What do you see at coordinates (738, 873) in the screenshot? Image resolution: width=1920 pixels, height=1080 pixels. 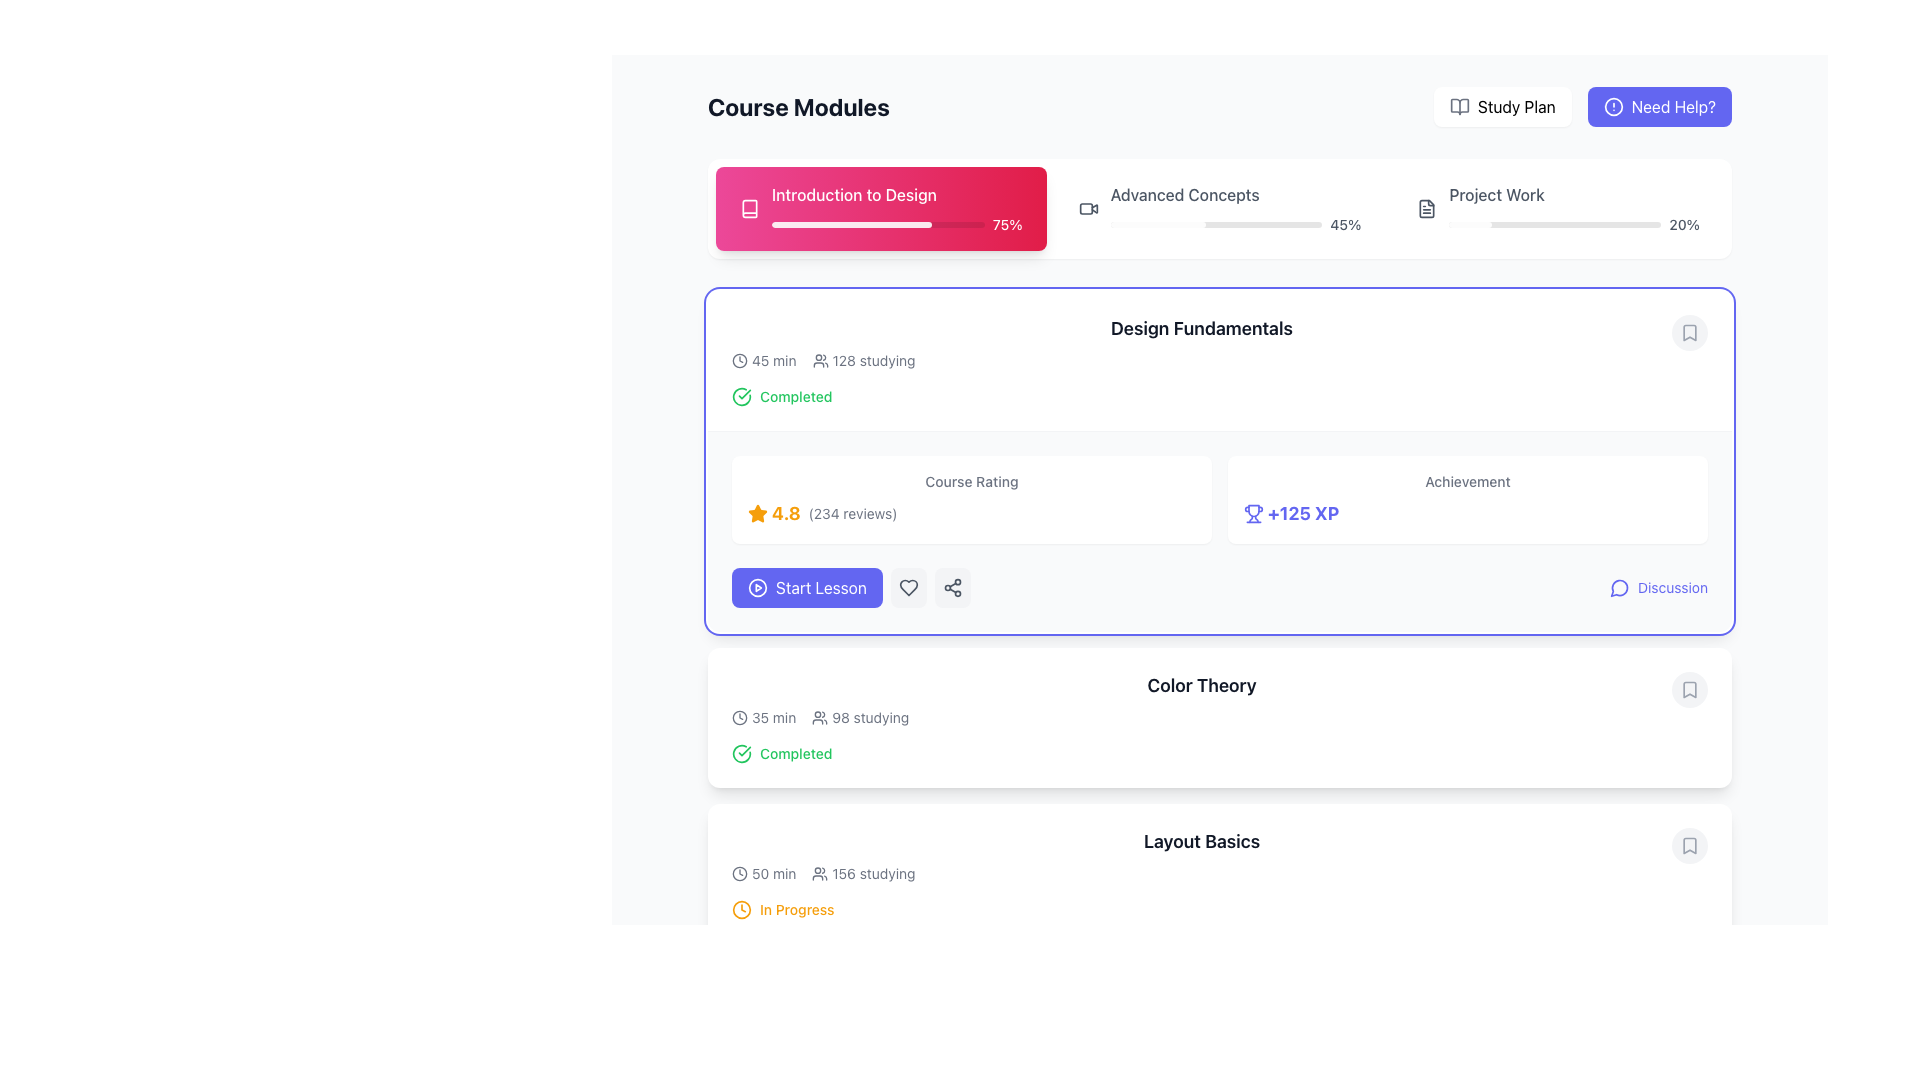 I see `the decorative SVG circle element that serves as the base of the clock icon, located to the left of the text '50 min' and above the text '156 studying' in the 'Layout Basics' module card` at bounding box center [738, 873].